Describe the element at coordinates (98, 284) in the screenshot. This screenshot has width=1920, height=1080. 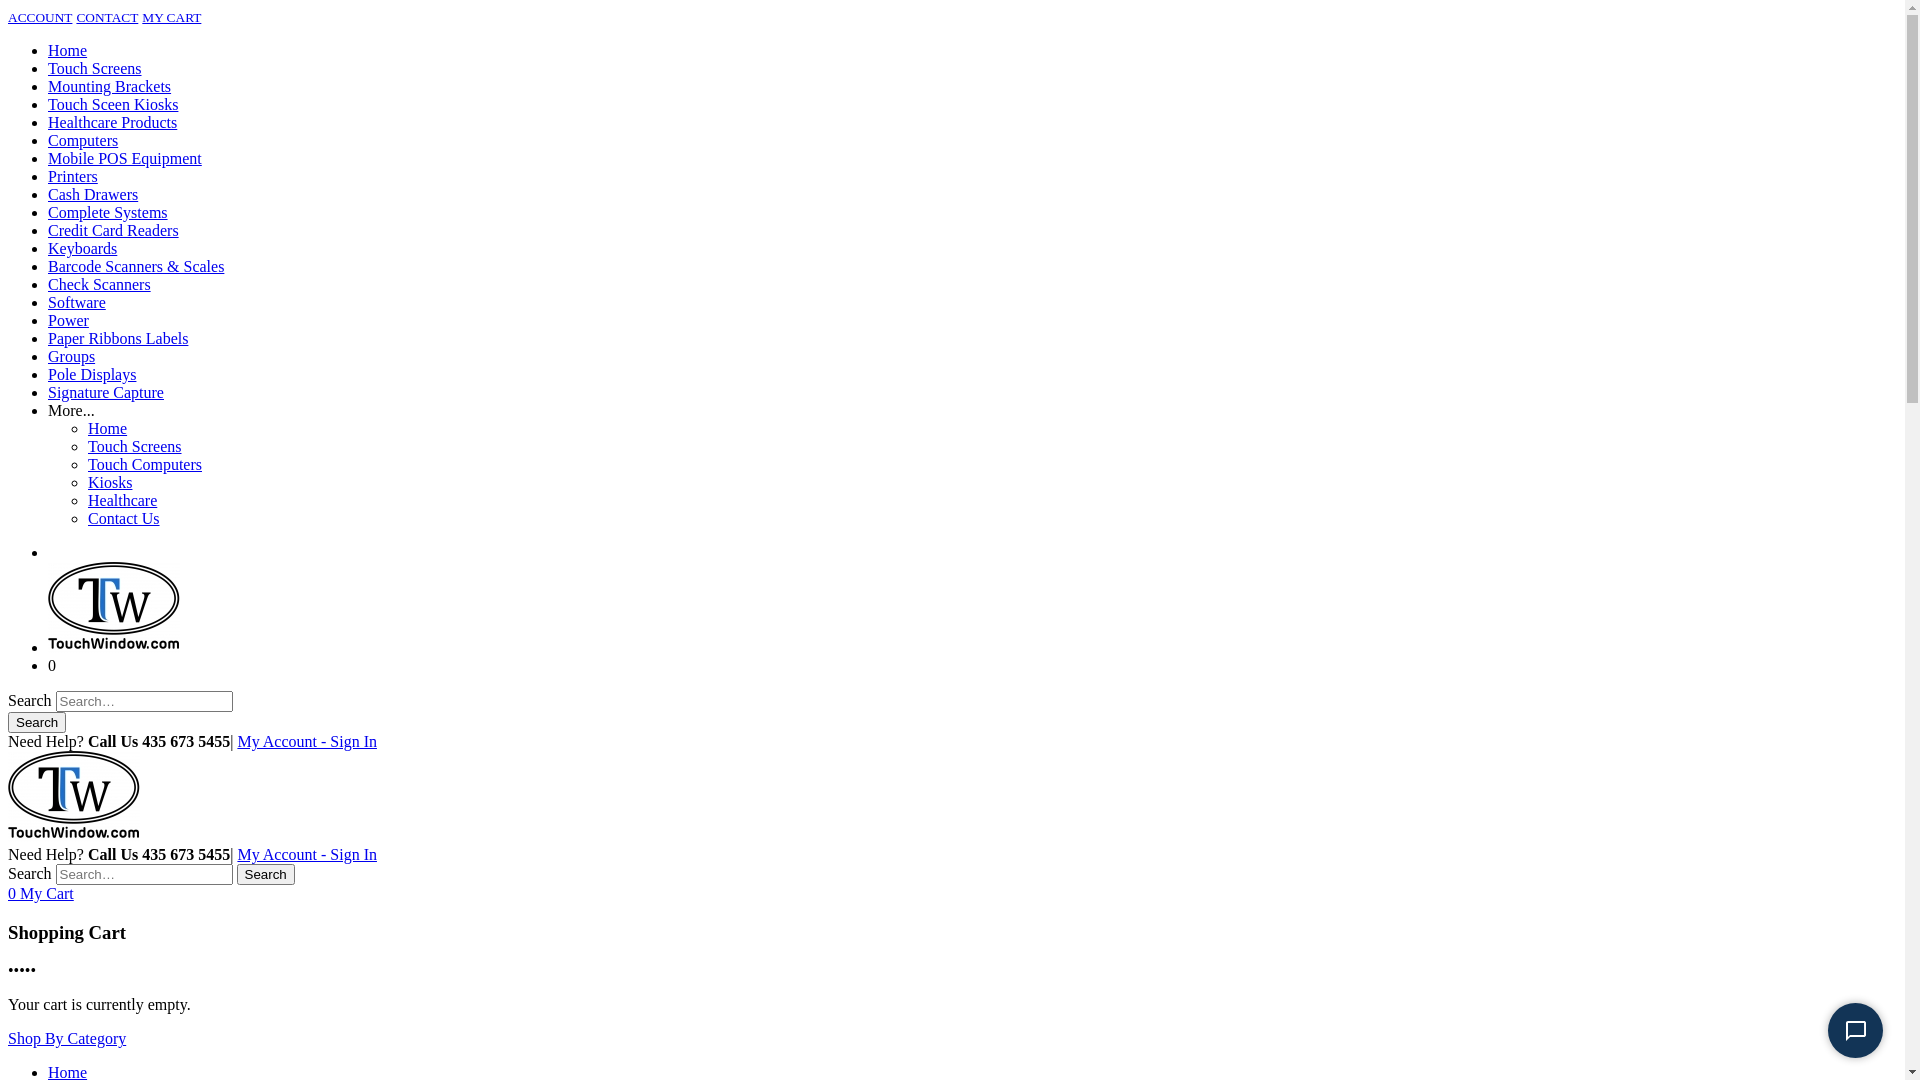
I see `'Check Scanners'` at that location.